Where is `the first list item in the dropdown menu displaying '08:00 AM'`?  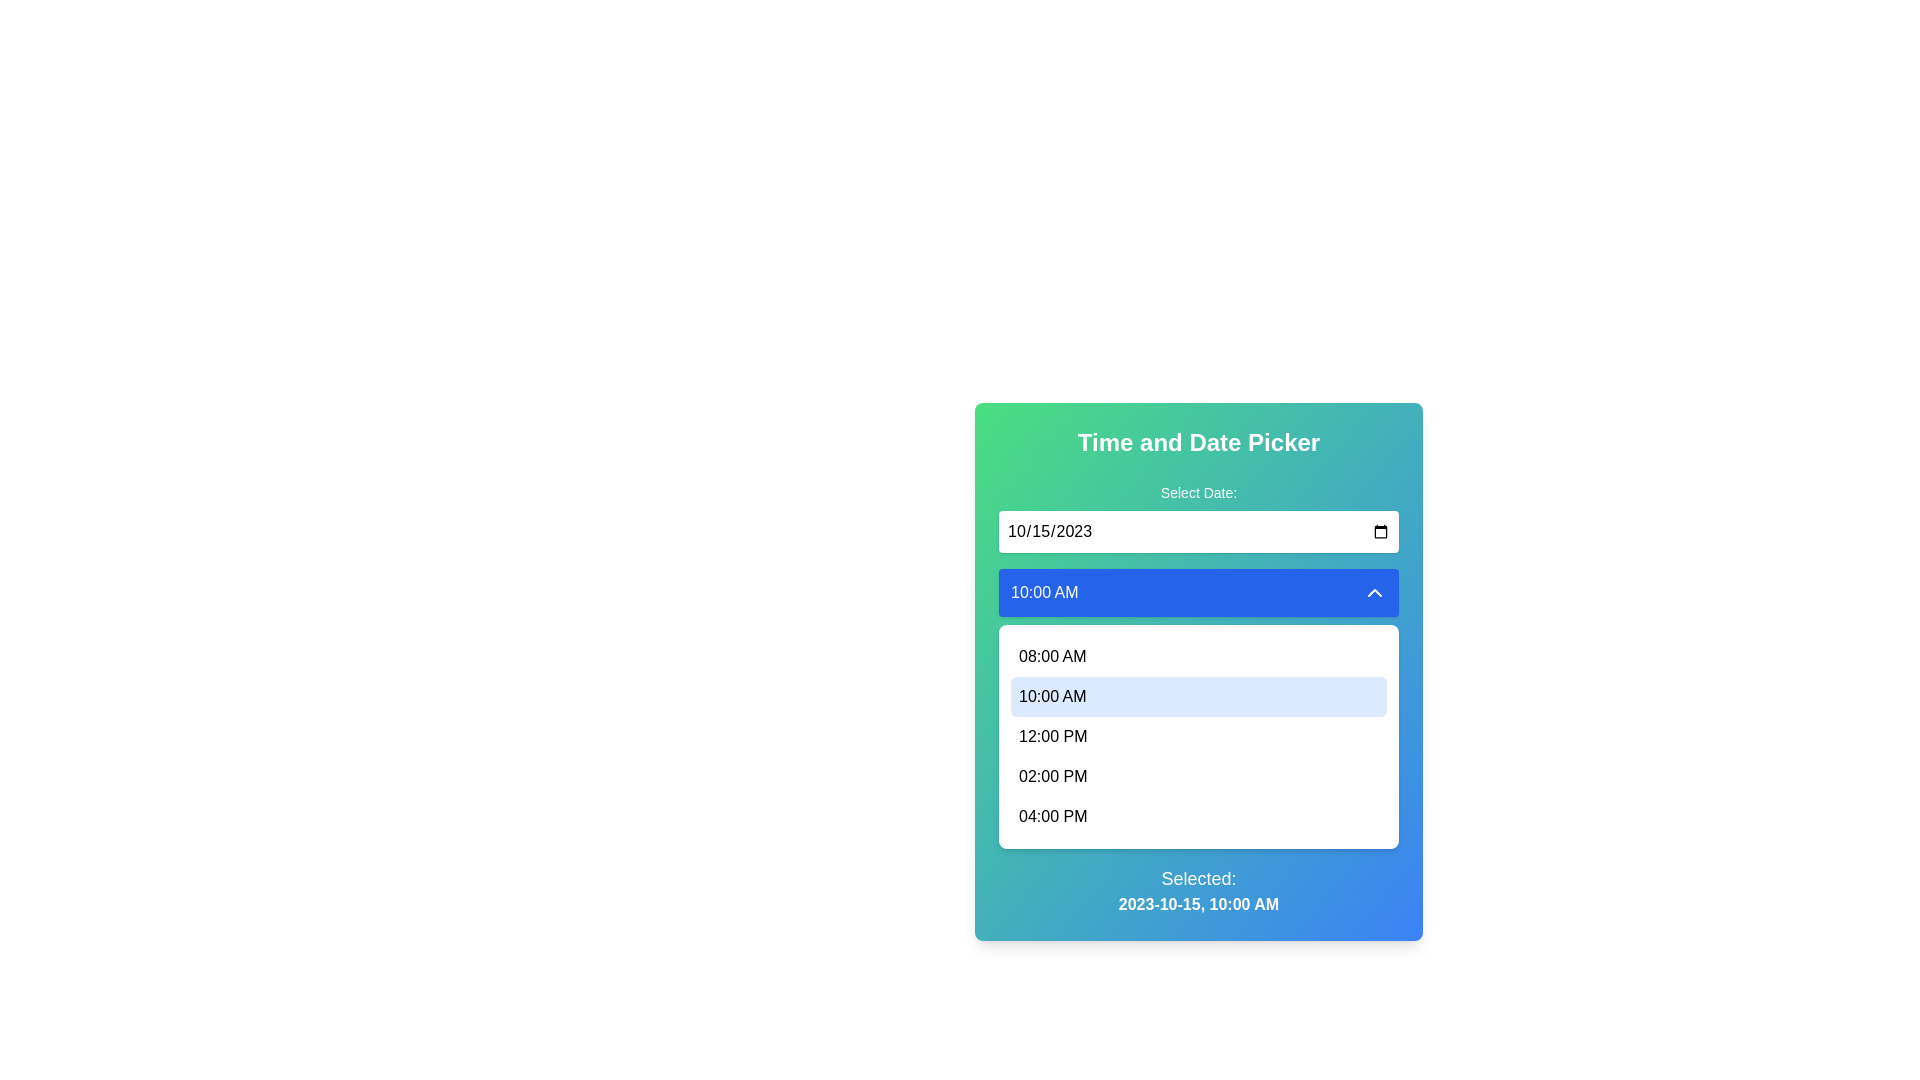 the first list item in the dropdown menu displaying '08:00 AM' is located at coordinates (1199, 656).